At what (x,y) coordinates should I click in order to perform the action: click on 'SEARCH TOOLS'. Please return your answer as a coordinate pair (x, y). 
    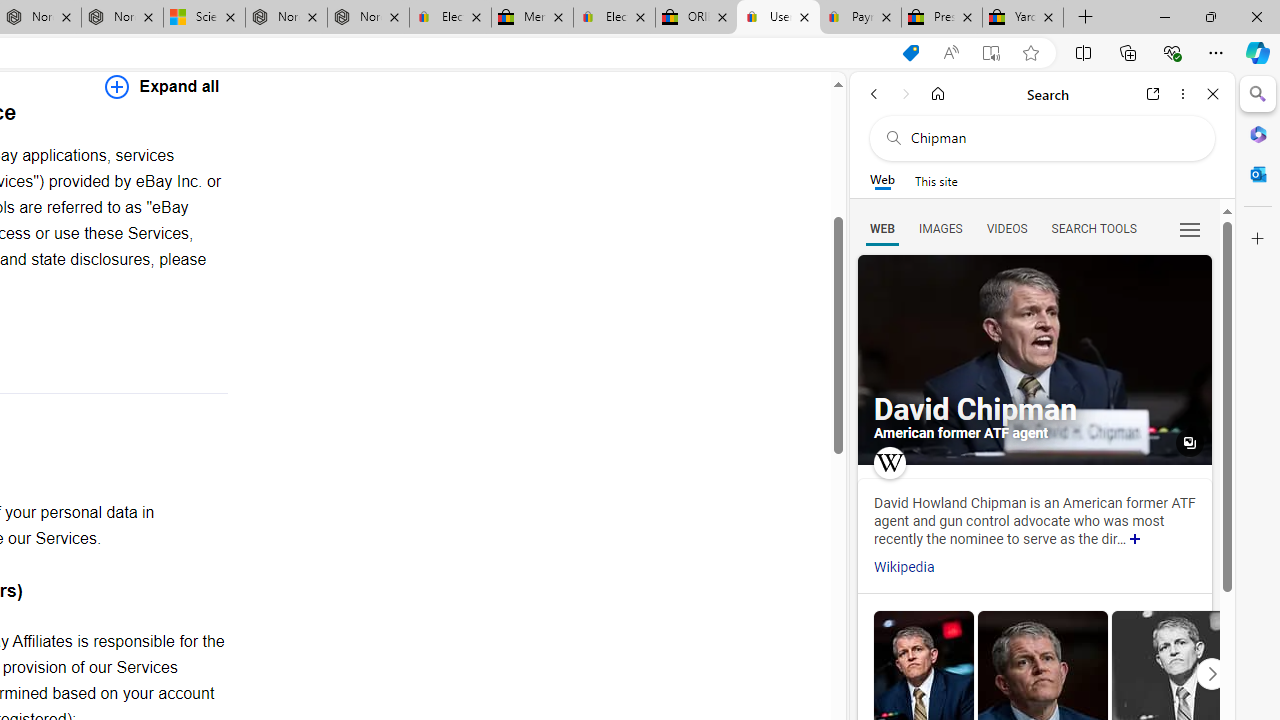
    Looking at the image, I should click on (1092, 227).